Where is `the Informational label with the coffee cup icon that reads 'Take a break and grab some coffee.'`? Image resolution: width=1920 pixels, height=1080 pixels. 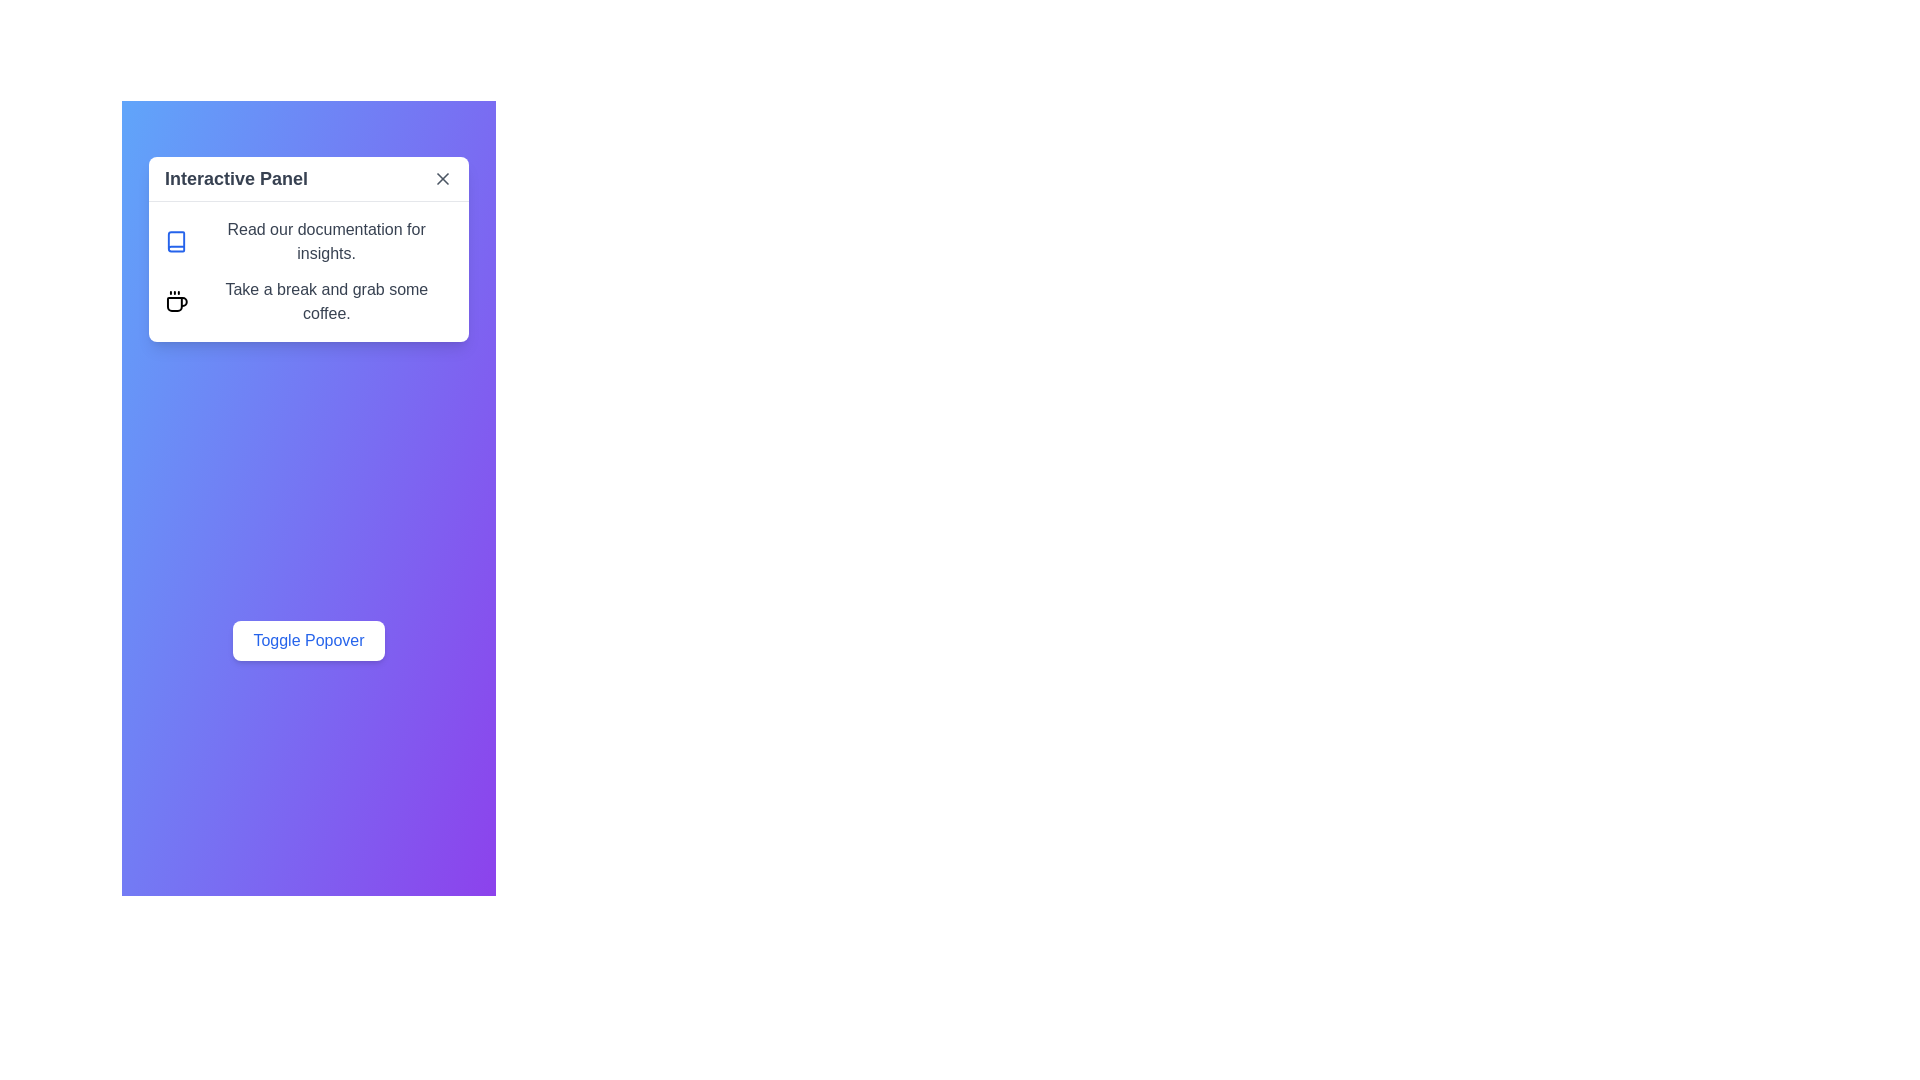
the Informational label with the coffee cup icon that reads 'Take a break and grab some coffee.' is located at coordinates (307, 301).